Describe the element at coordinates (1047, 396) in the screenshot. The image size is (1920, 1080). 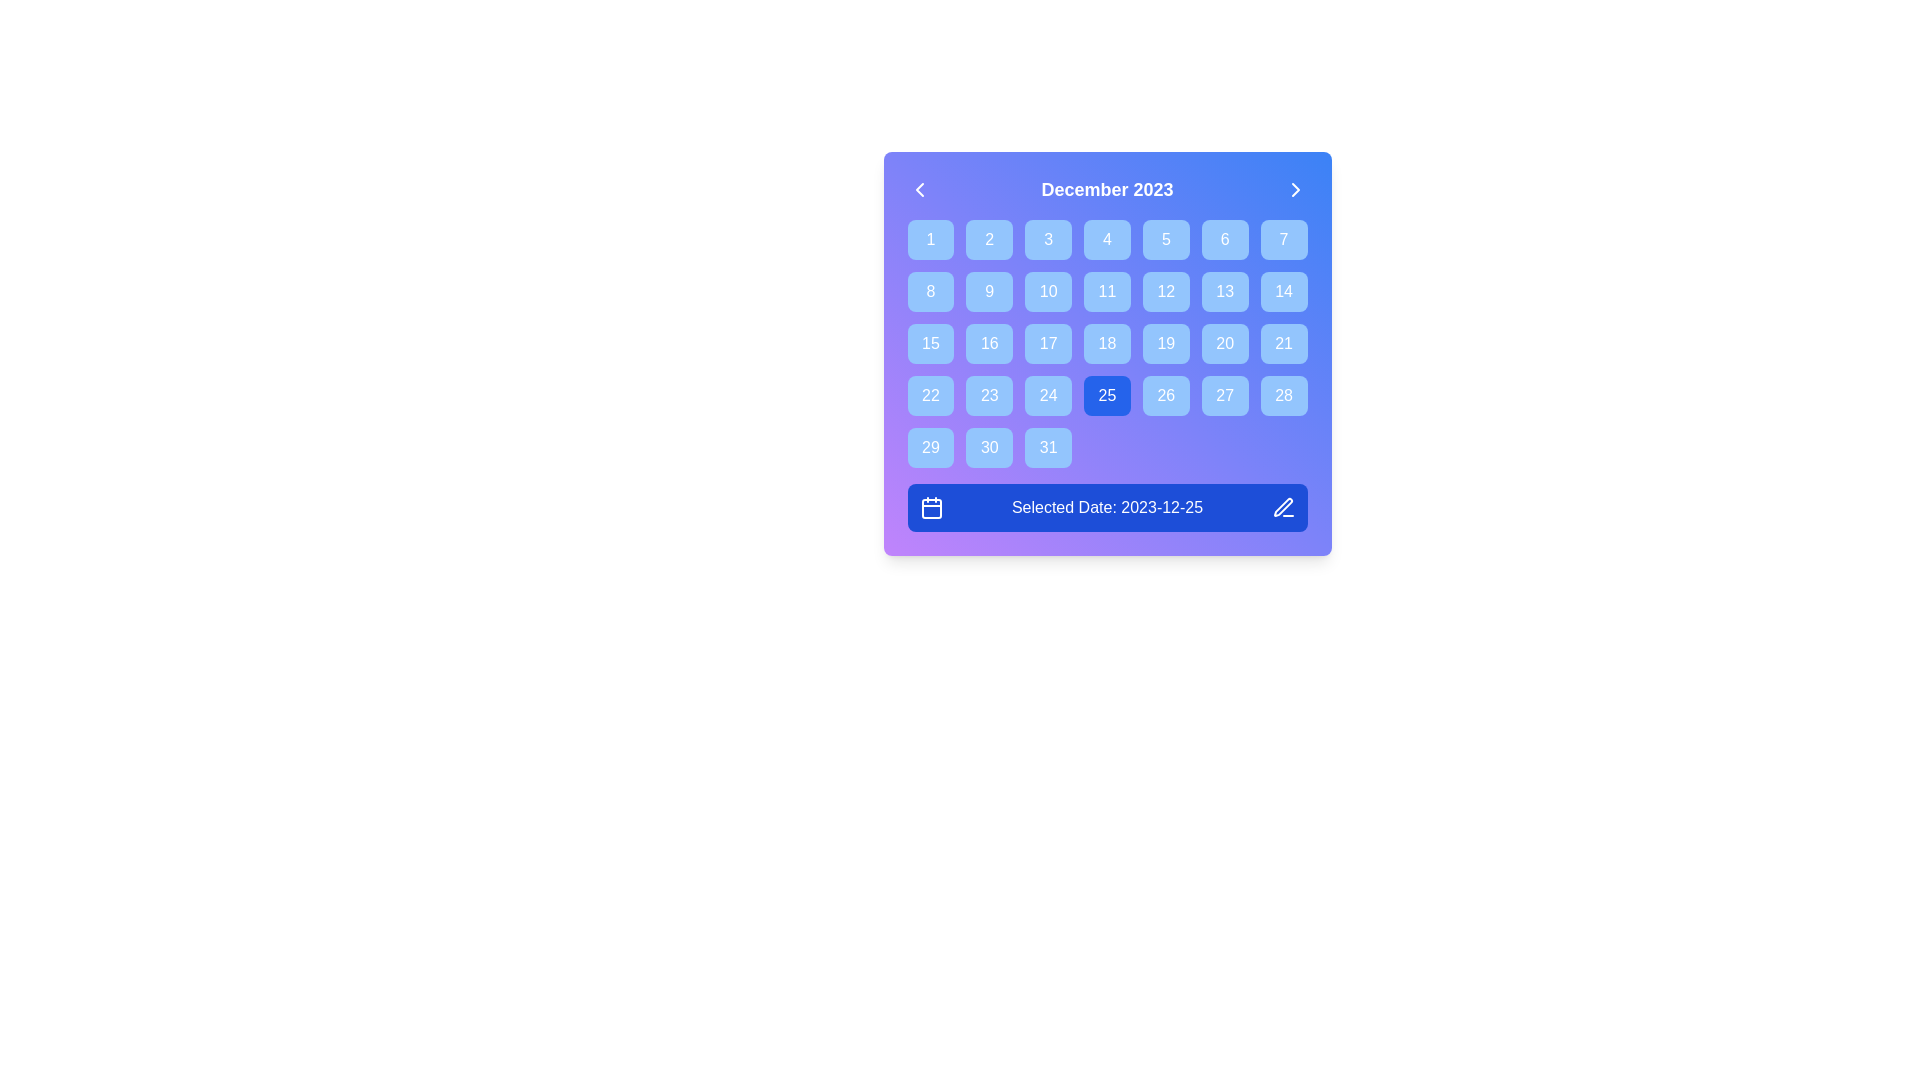
I see `the button representing the date '24' in the calendar` at that location.